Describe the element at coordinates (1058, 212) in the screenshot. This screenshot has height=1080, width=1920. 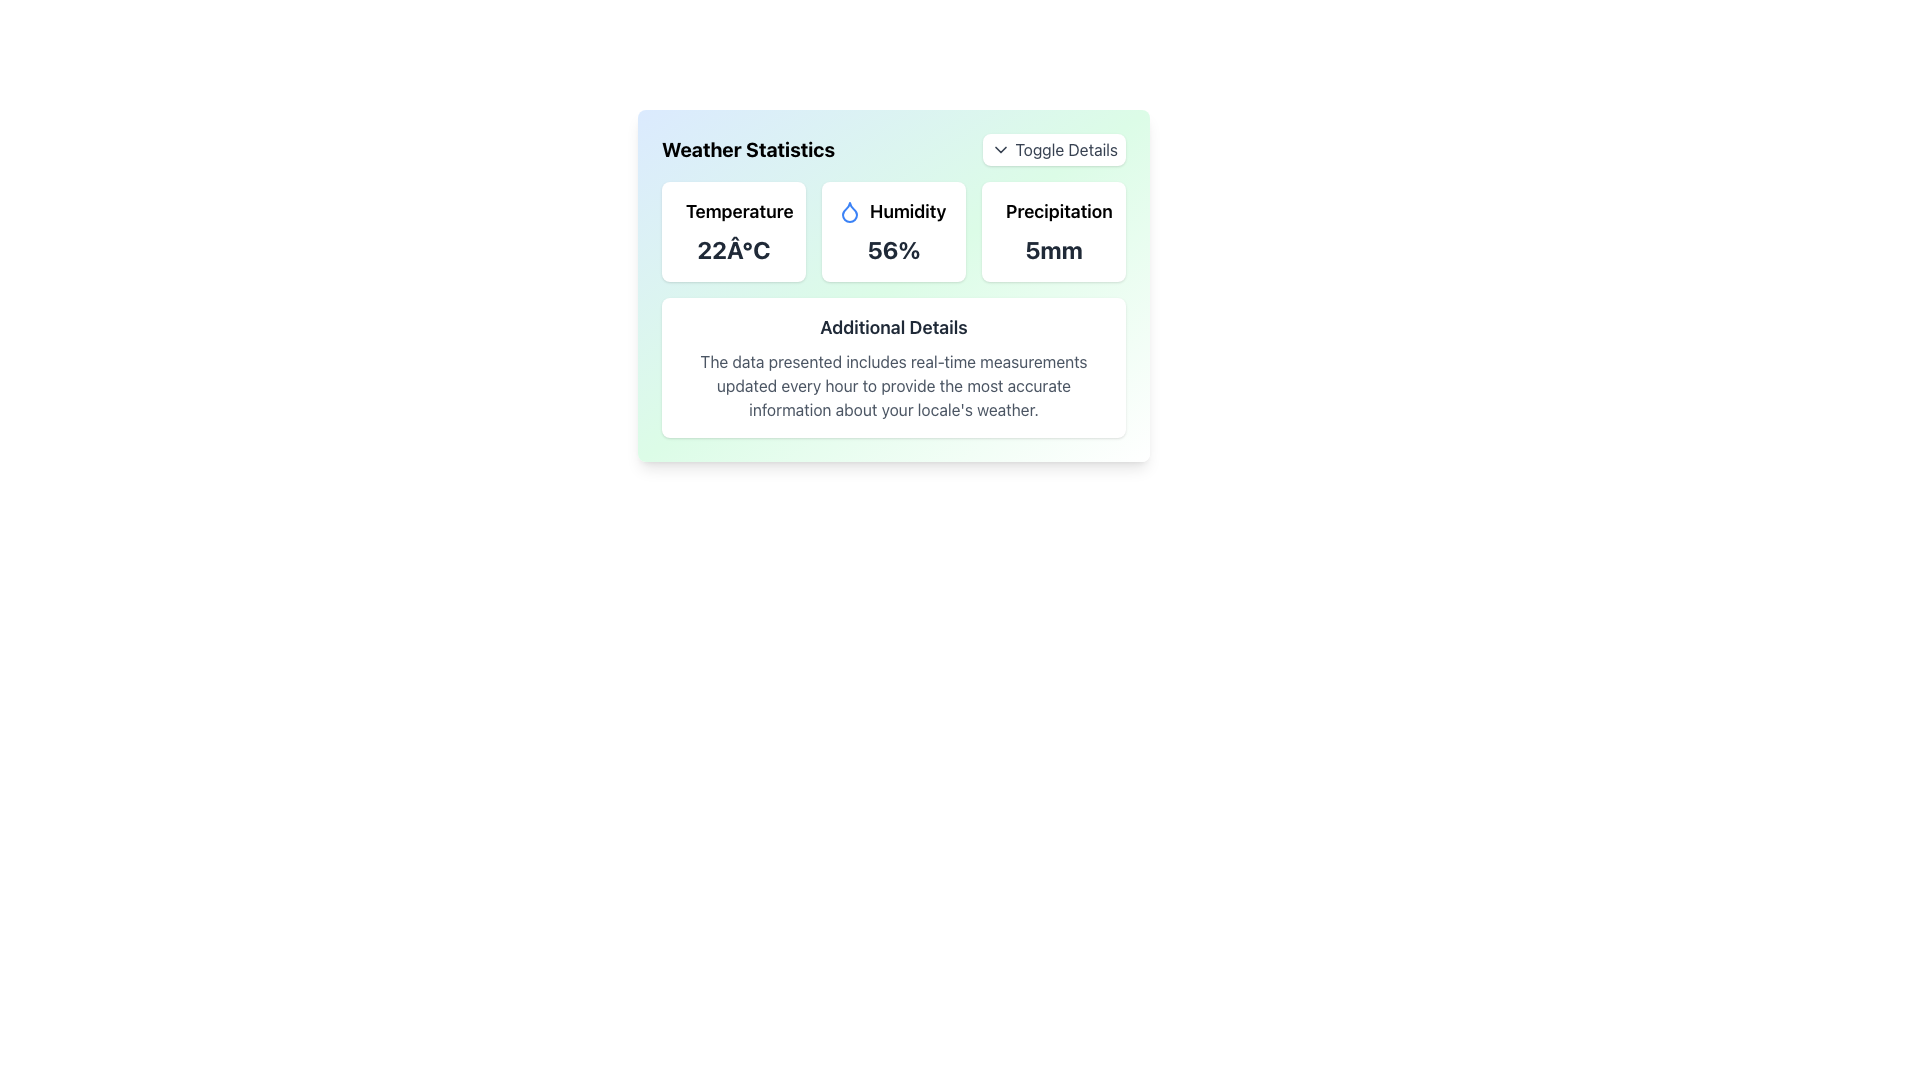
I see `text label indicating the type of weather data for precipitation, located in the top-right corner of the weather statistics card next to the data value '5mm'` at that location.